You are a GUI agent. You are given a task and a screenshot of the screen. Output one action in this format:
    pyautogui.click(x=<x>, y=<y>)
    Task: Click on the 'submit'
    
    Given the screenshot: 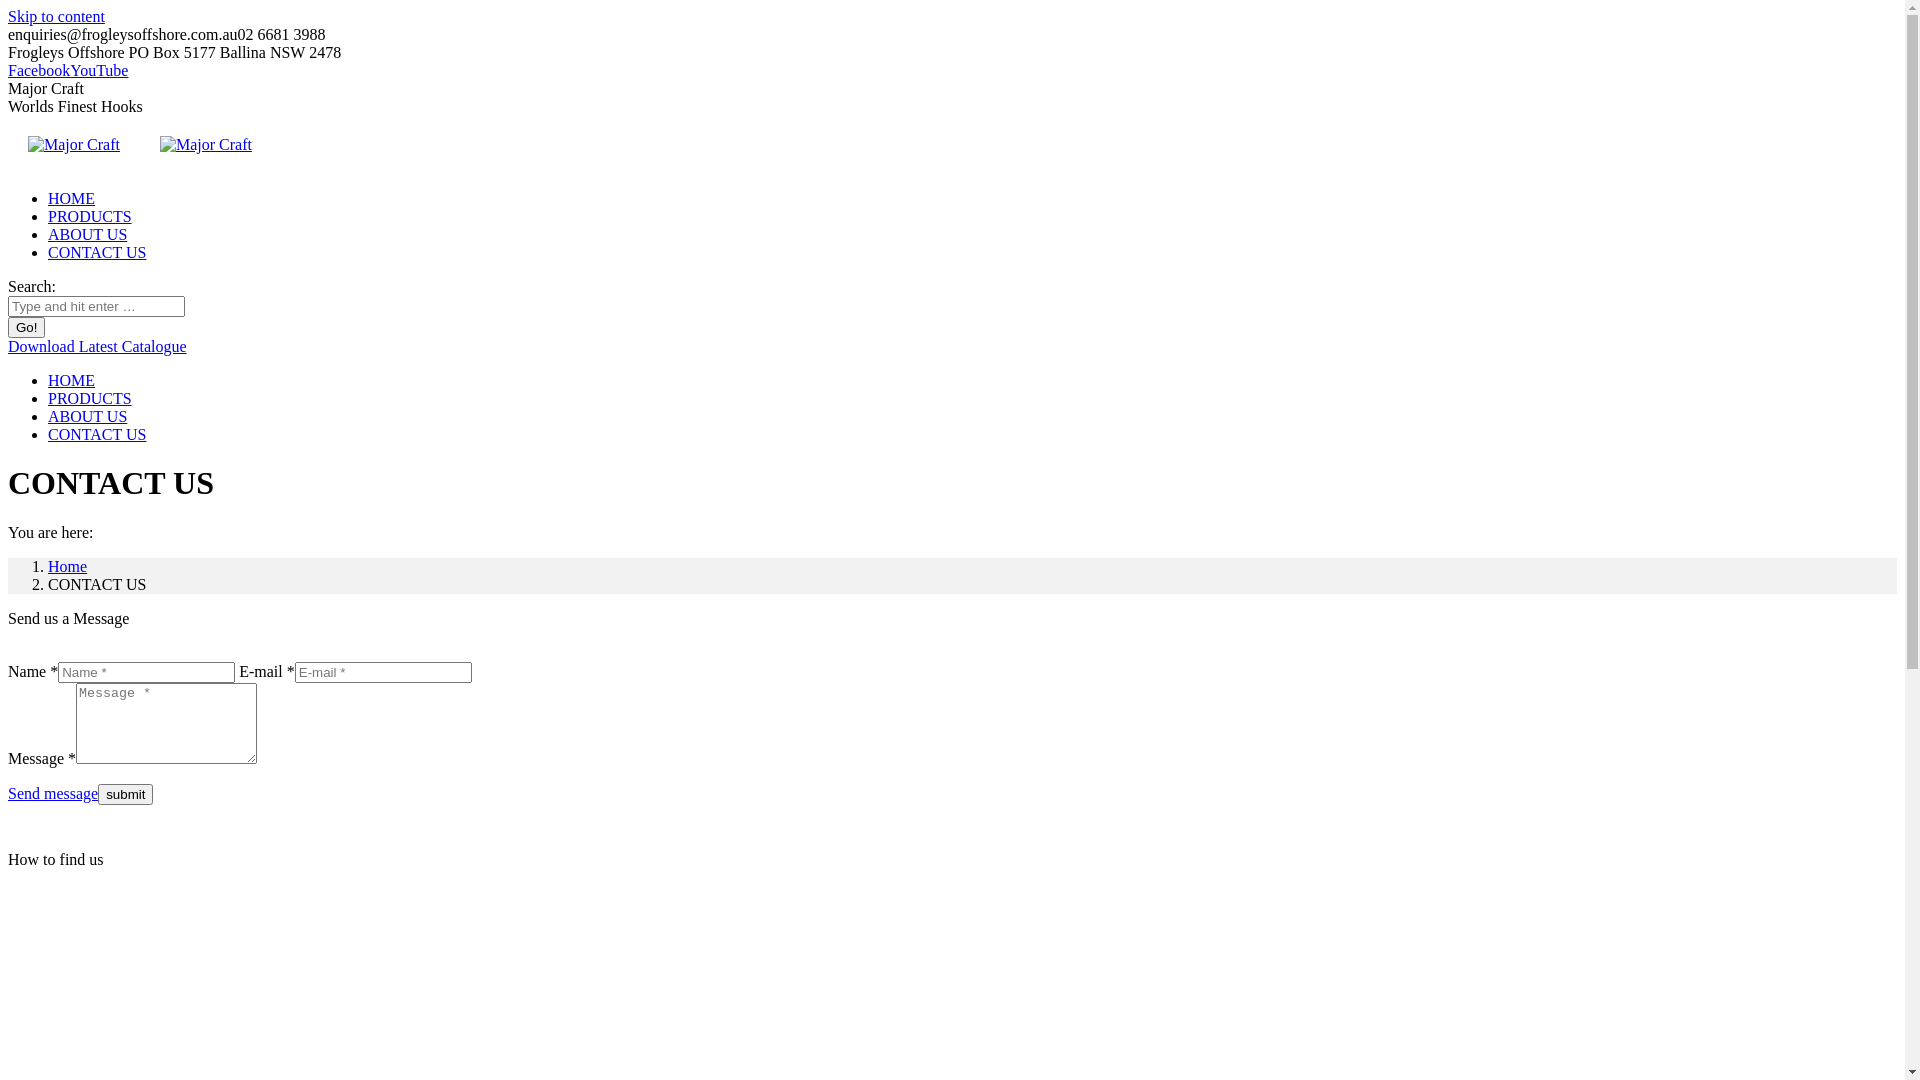 What is the action you would take?
    pyautogui.click(x=124, y=793)
    